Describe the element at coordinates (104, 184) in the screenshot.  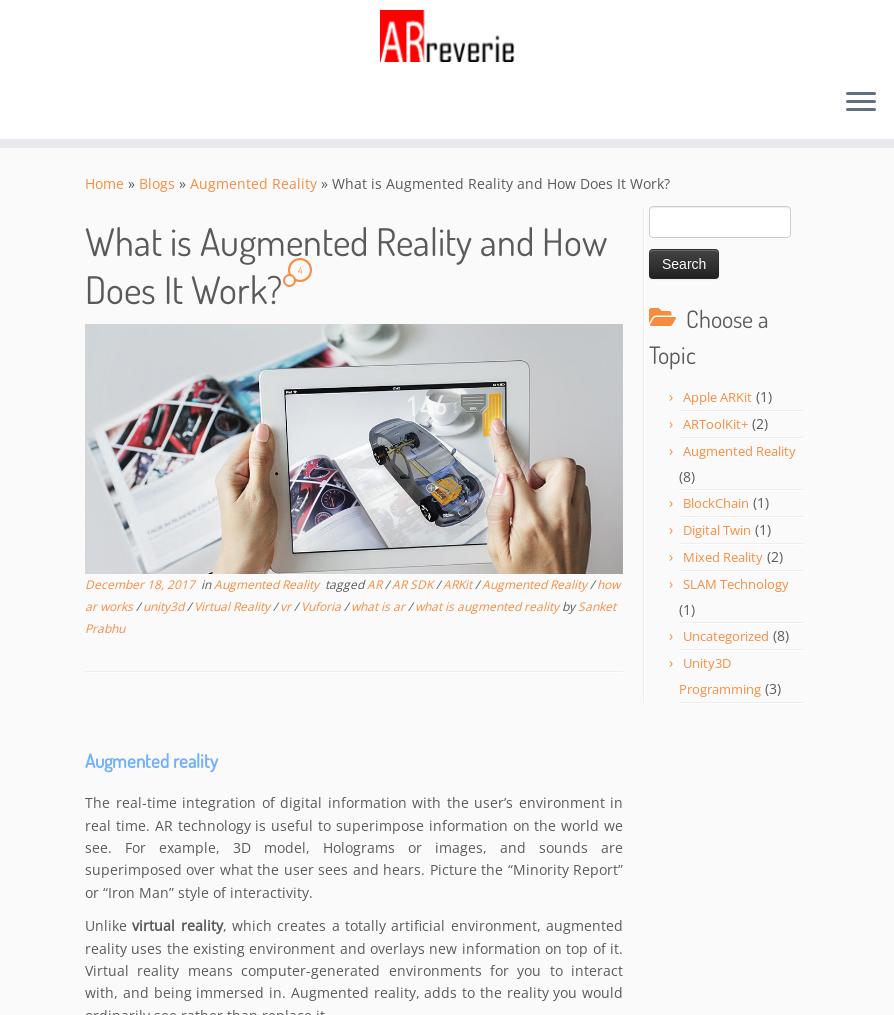
I see `'Home'` at that location.